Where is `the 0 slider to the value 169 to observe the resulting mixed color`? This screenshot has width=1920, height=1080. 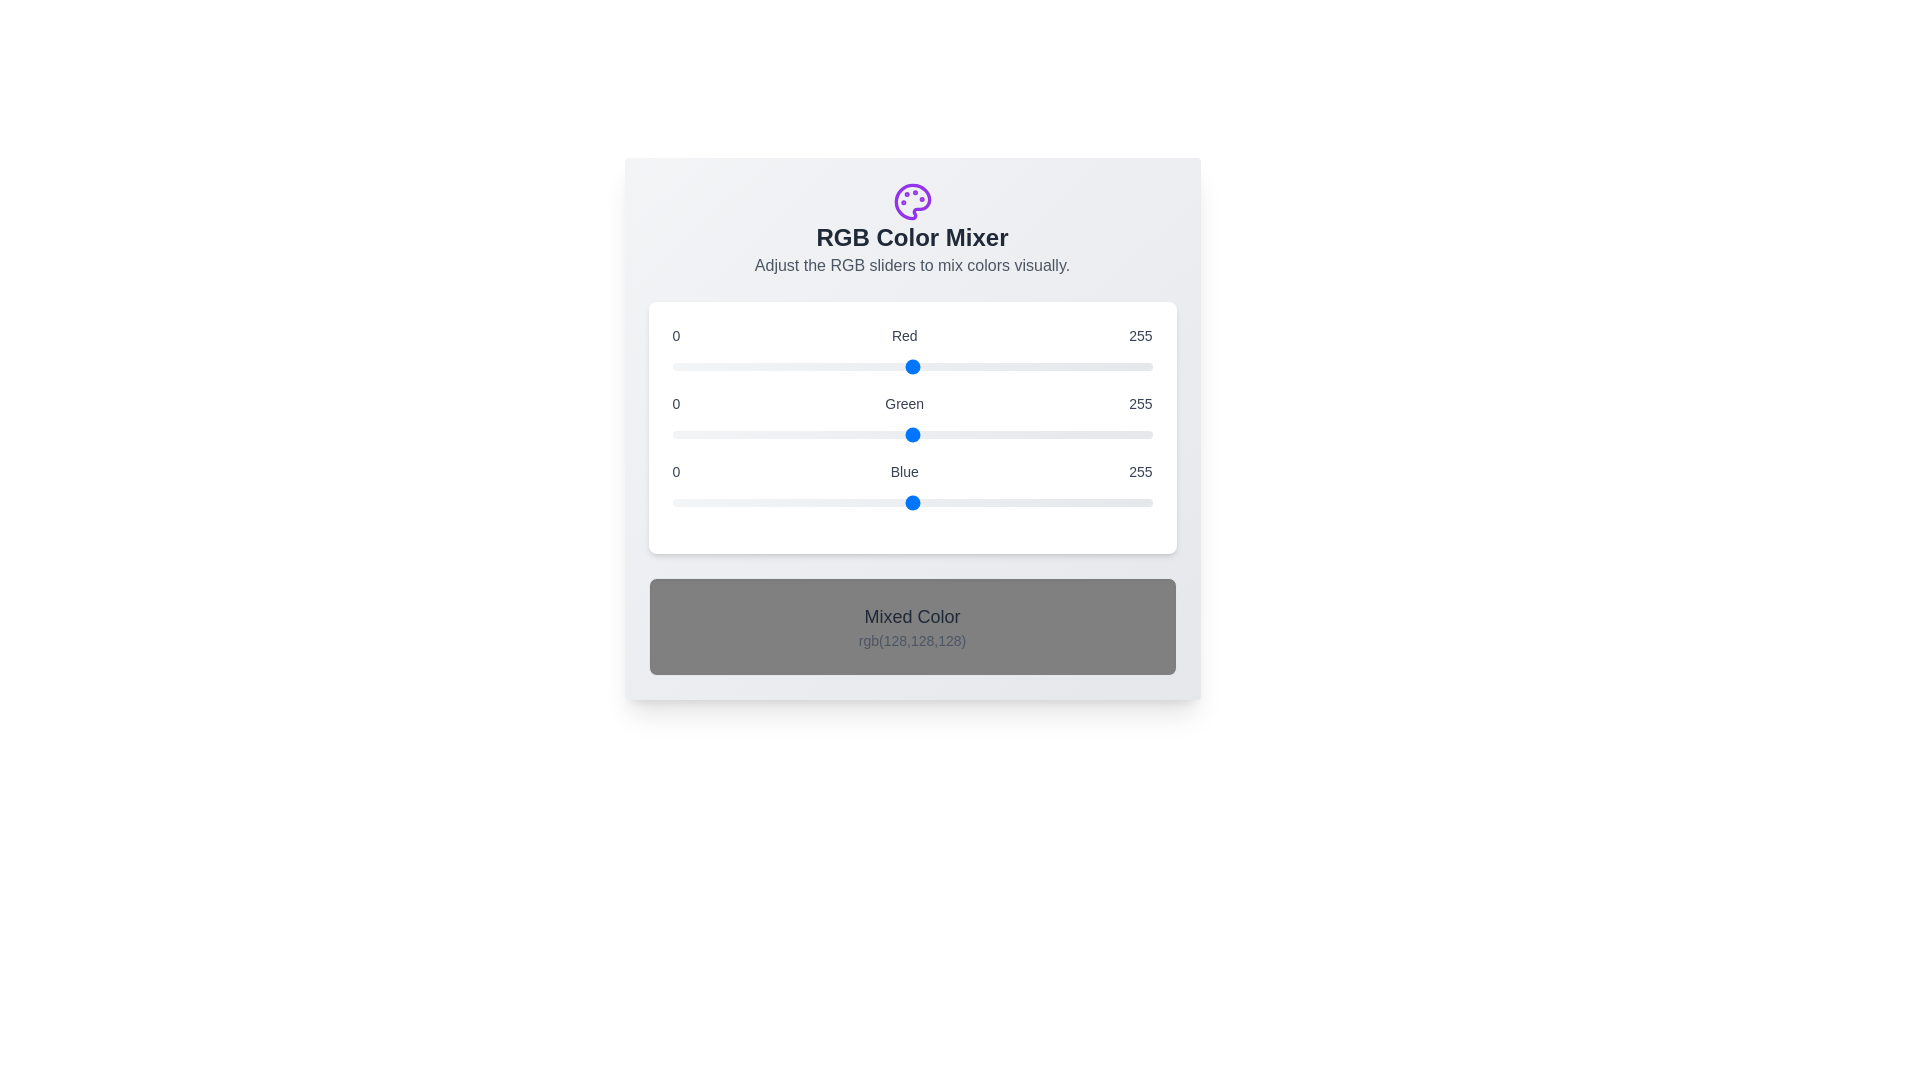 the 0 slider to the value 169 to observe the resulting mixed color is located at coordinates (911, 366).